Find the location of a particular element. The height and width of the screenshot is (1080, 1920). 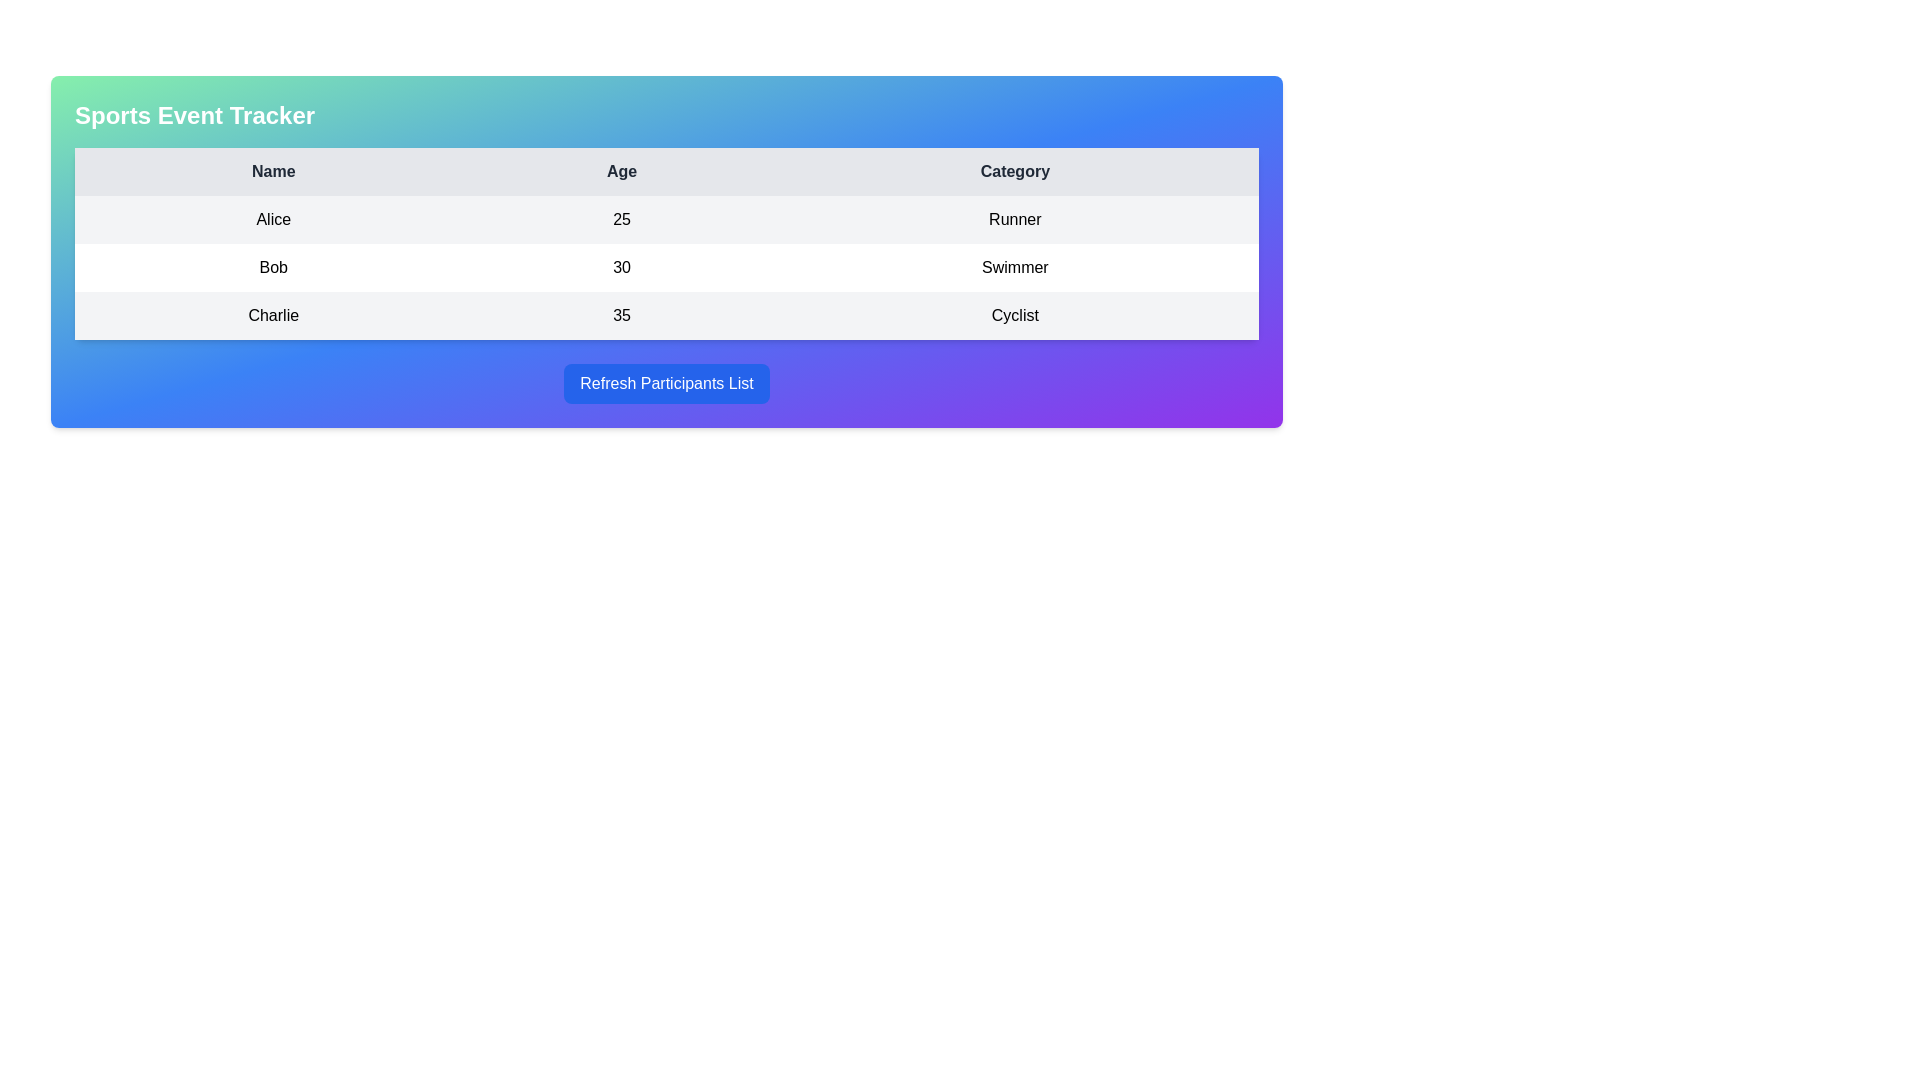

the label representing the category descriptor for participant 'Alice' in the sports event tracking table, located in the third column of the first row, adjacent to the 'Age' column is located at coordinates (1015, 219).